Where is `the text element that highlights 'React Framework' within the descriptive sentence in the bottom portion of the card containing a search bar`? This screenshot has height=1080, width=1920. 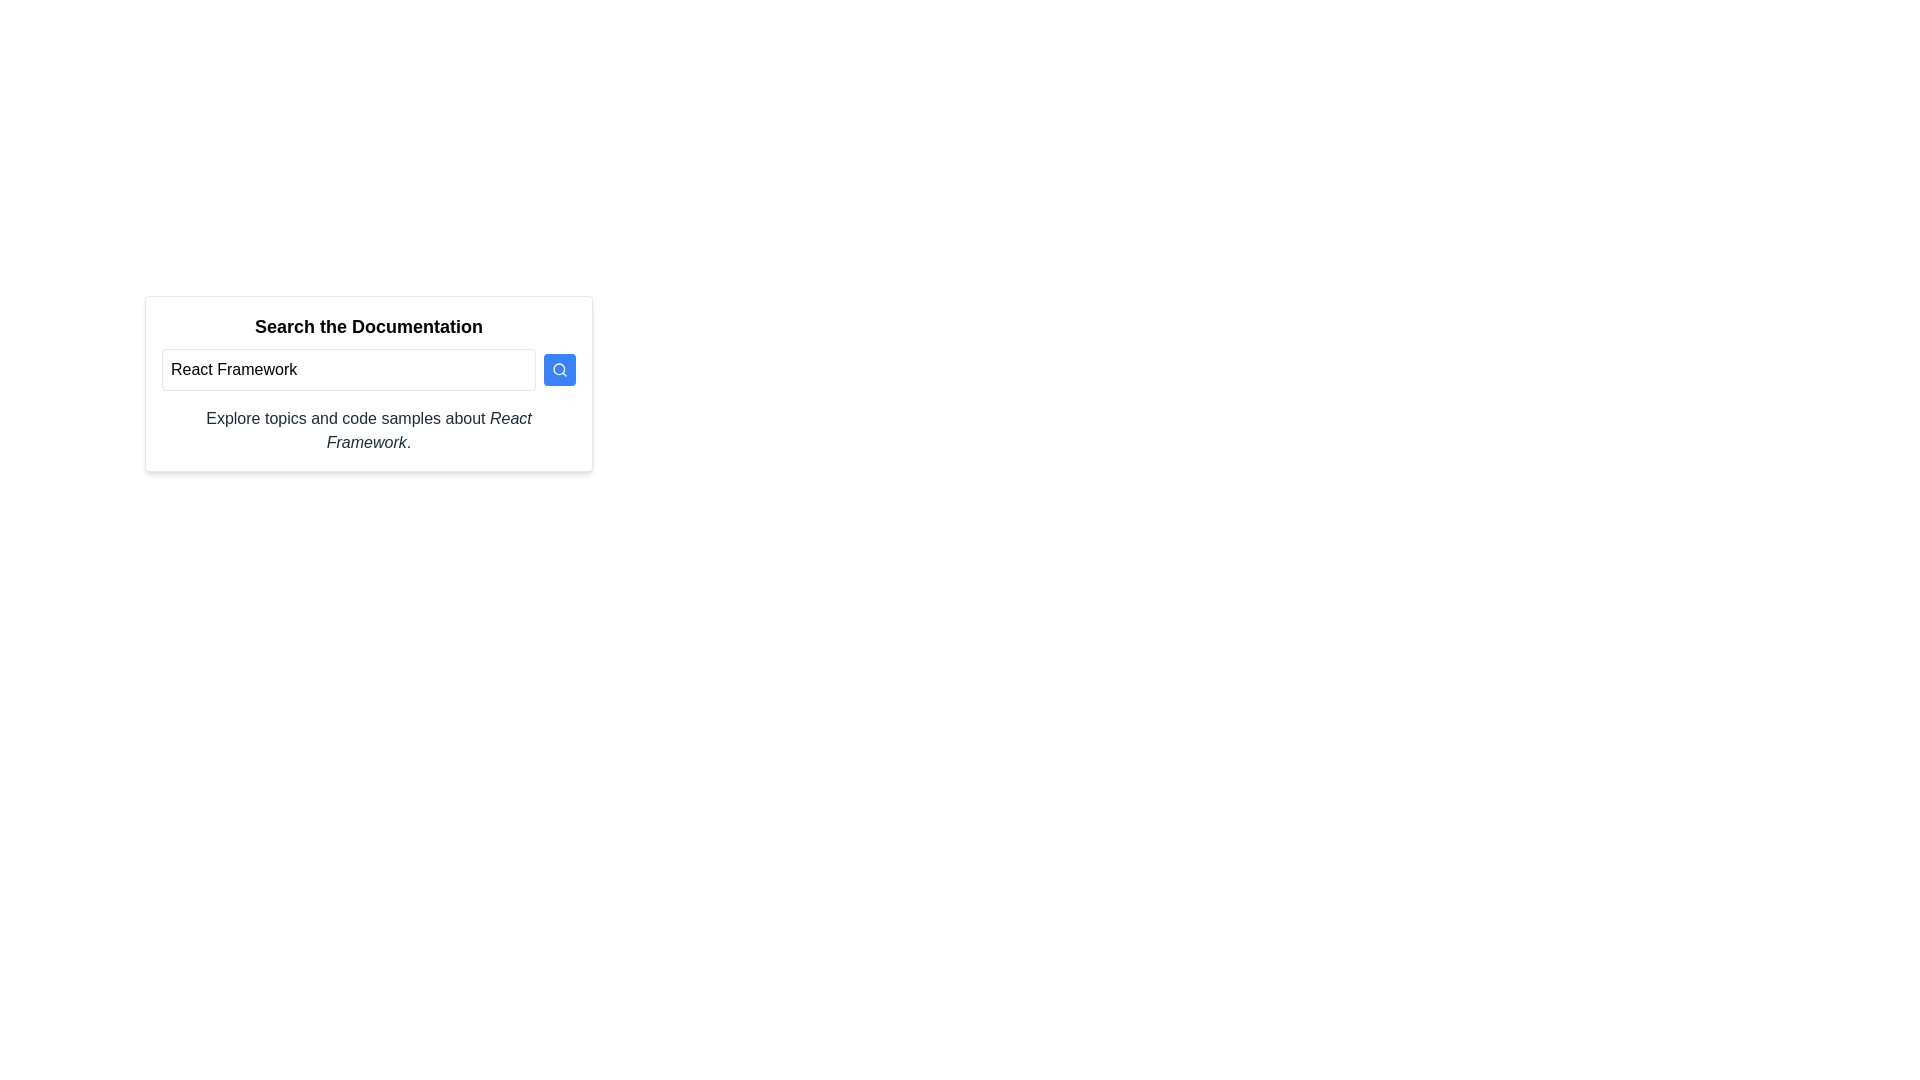 the text element that highlights 'React Framework' within the descriptive sentence in the bottom portion of the card containing a search bar is located at coordinates (428, 429).